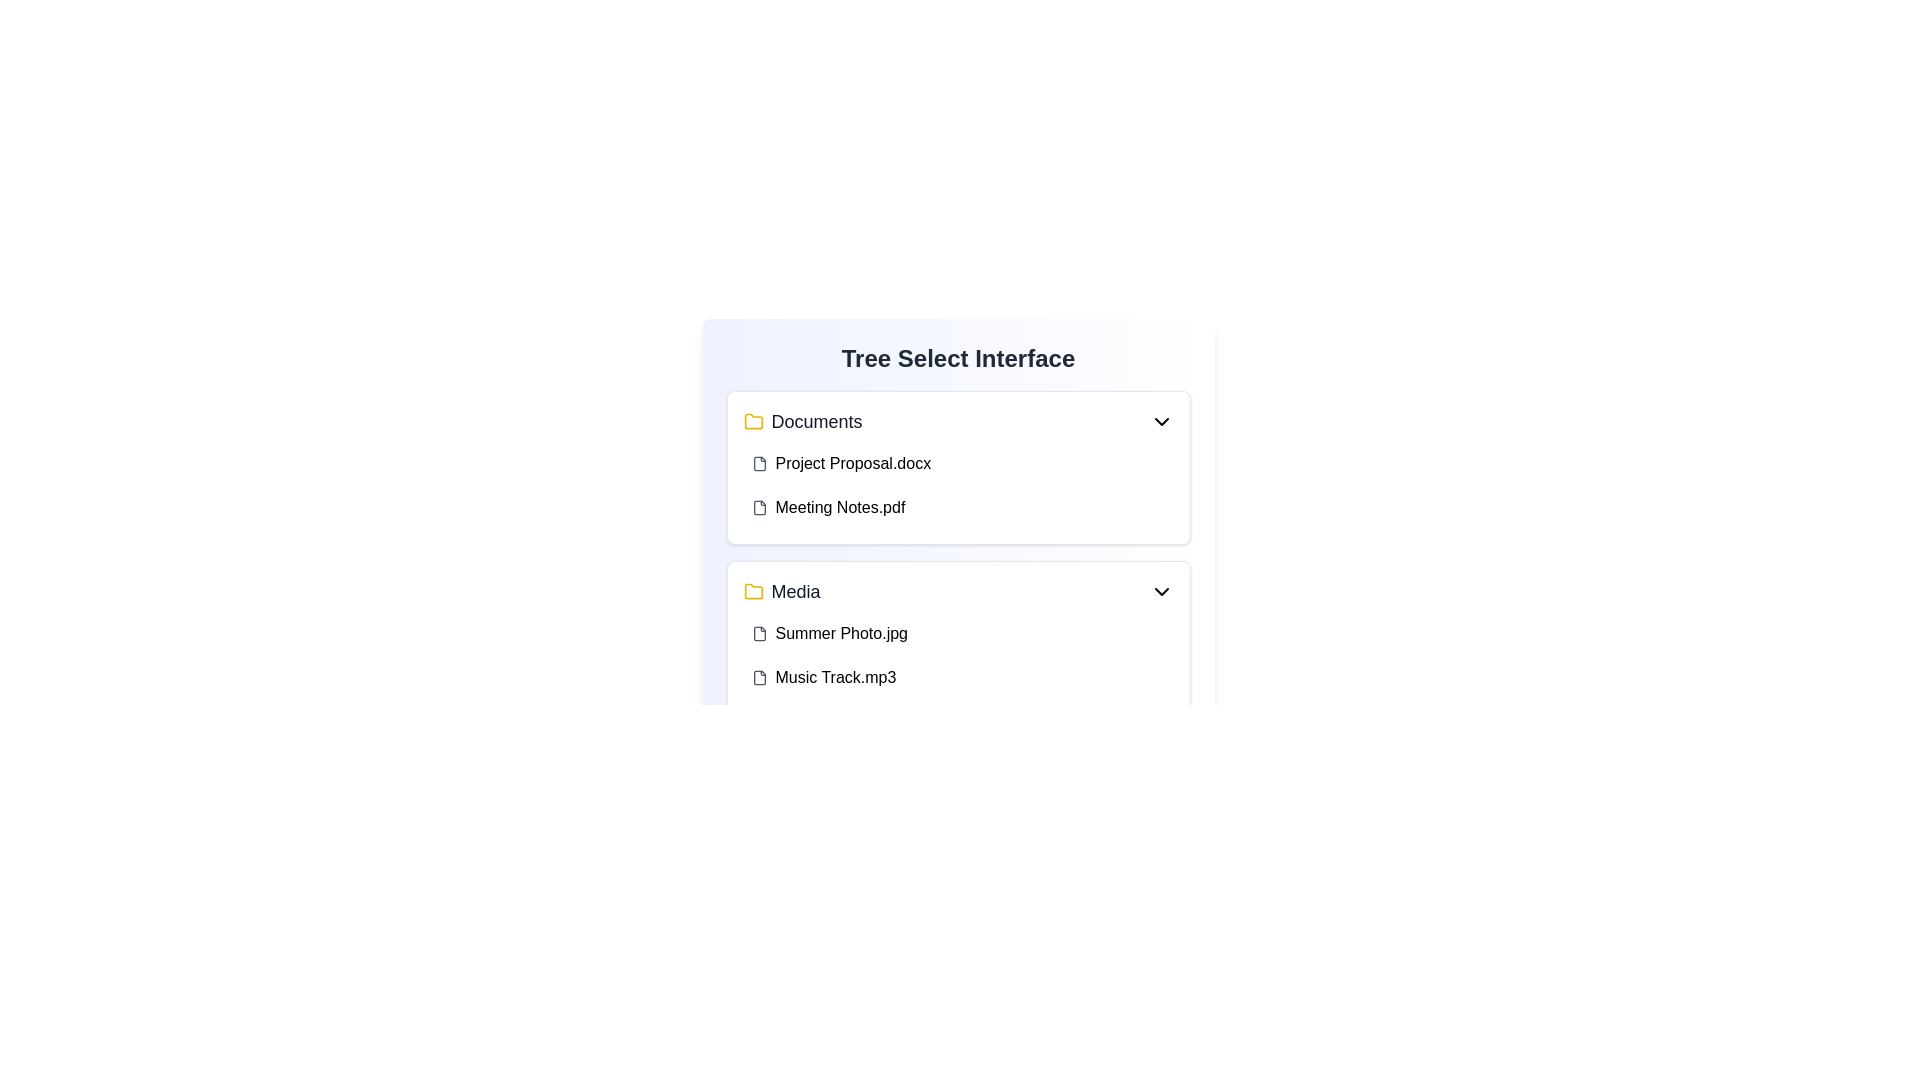 This screenshot has height=1080, width=1920. I want to click on the 'Documents' text label with the accompanying yellow folder icon, which serves as a navigational element in the top-left part of the interface, so click(802, 420).